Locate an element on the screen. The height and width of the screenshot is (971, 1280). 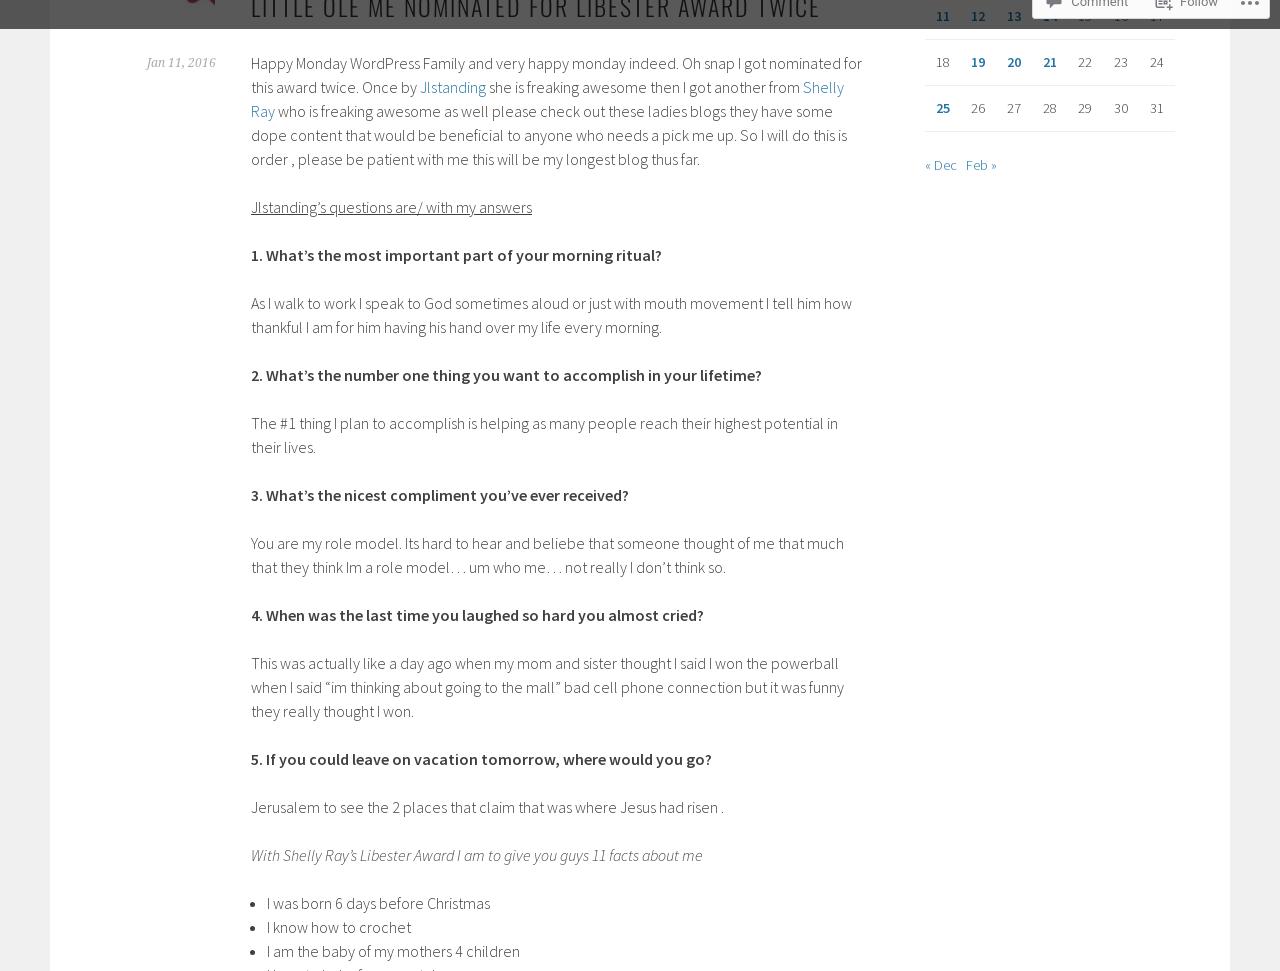
'The #1 thing I plan to accomplish is helping as many people reach their highest potential in their lives.' is located at coordinates (544, 434).